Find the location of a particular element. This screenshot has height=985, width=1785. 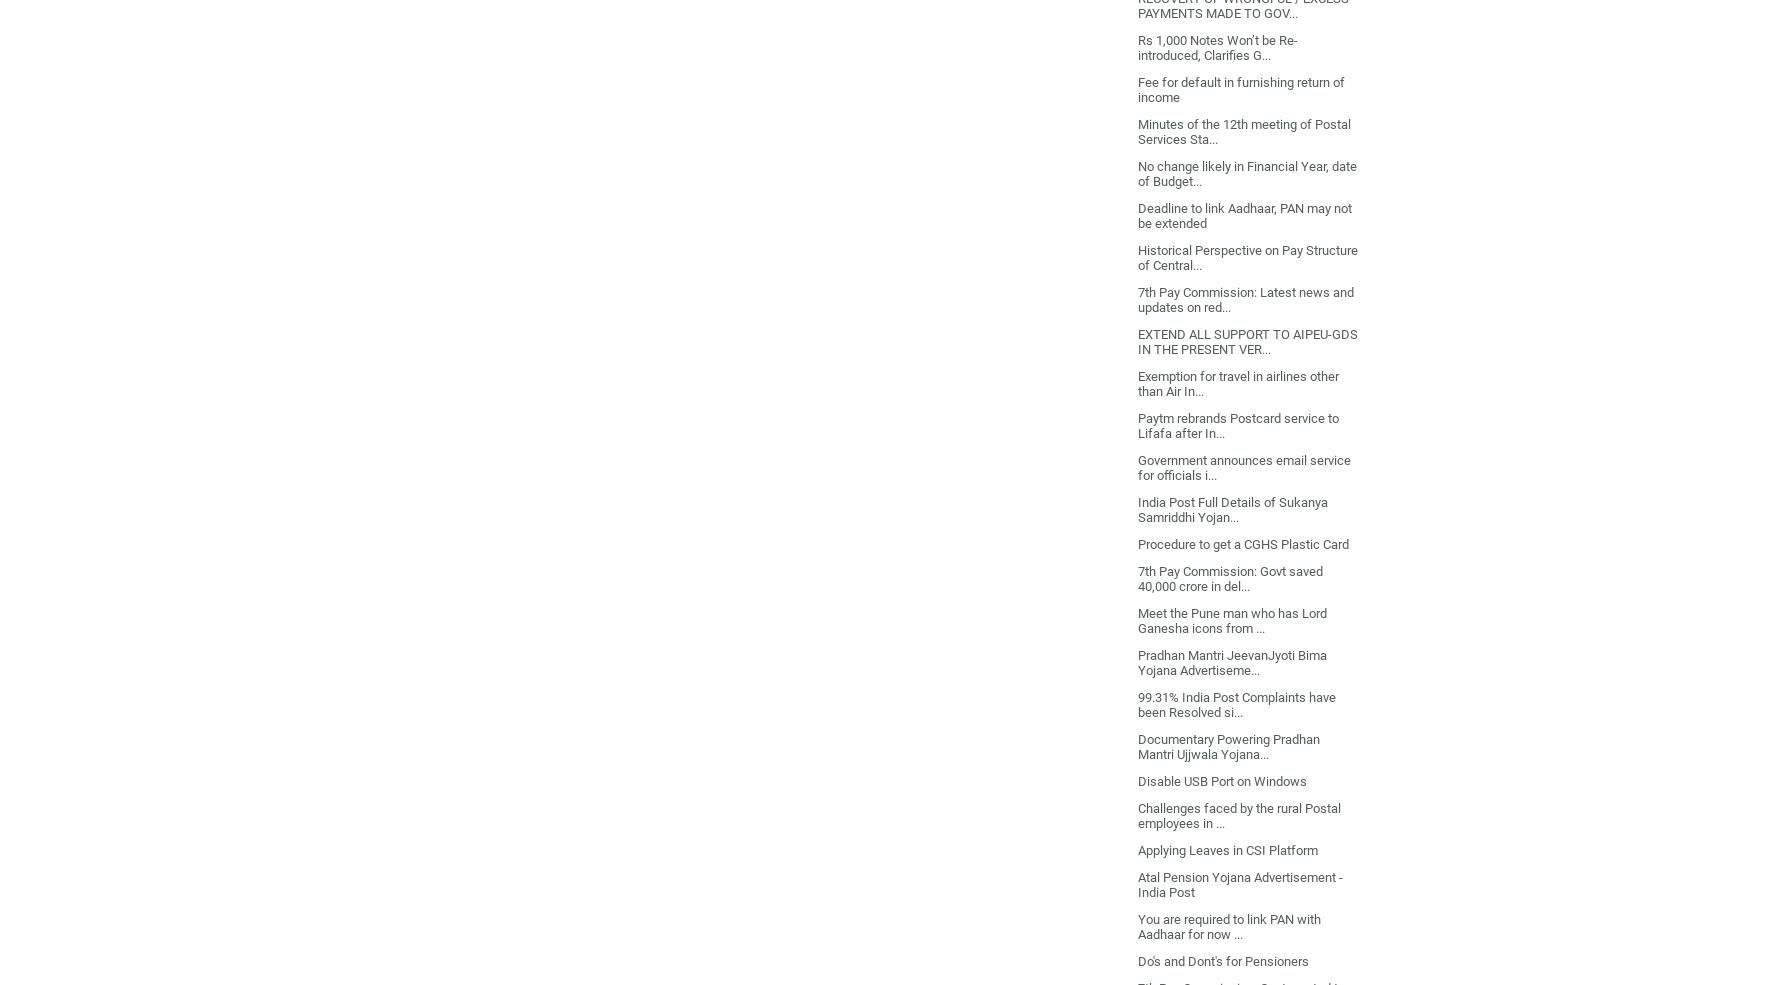

'Do's and Dont's for Pensioners' is located at coordinates (1221, 960).